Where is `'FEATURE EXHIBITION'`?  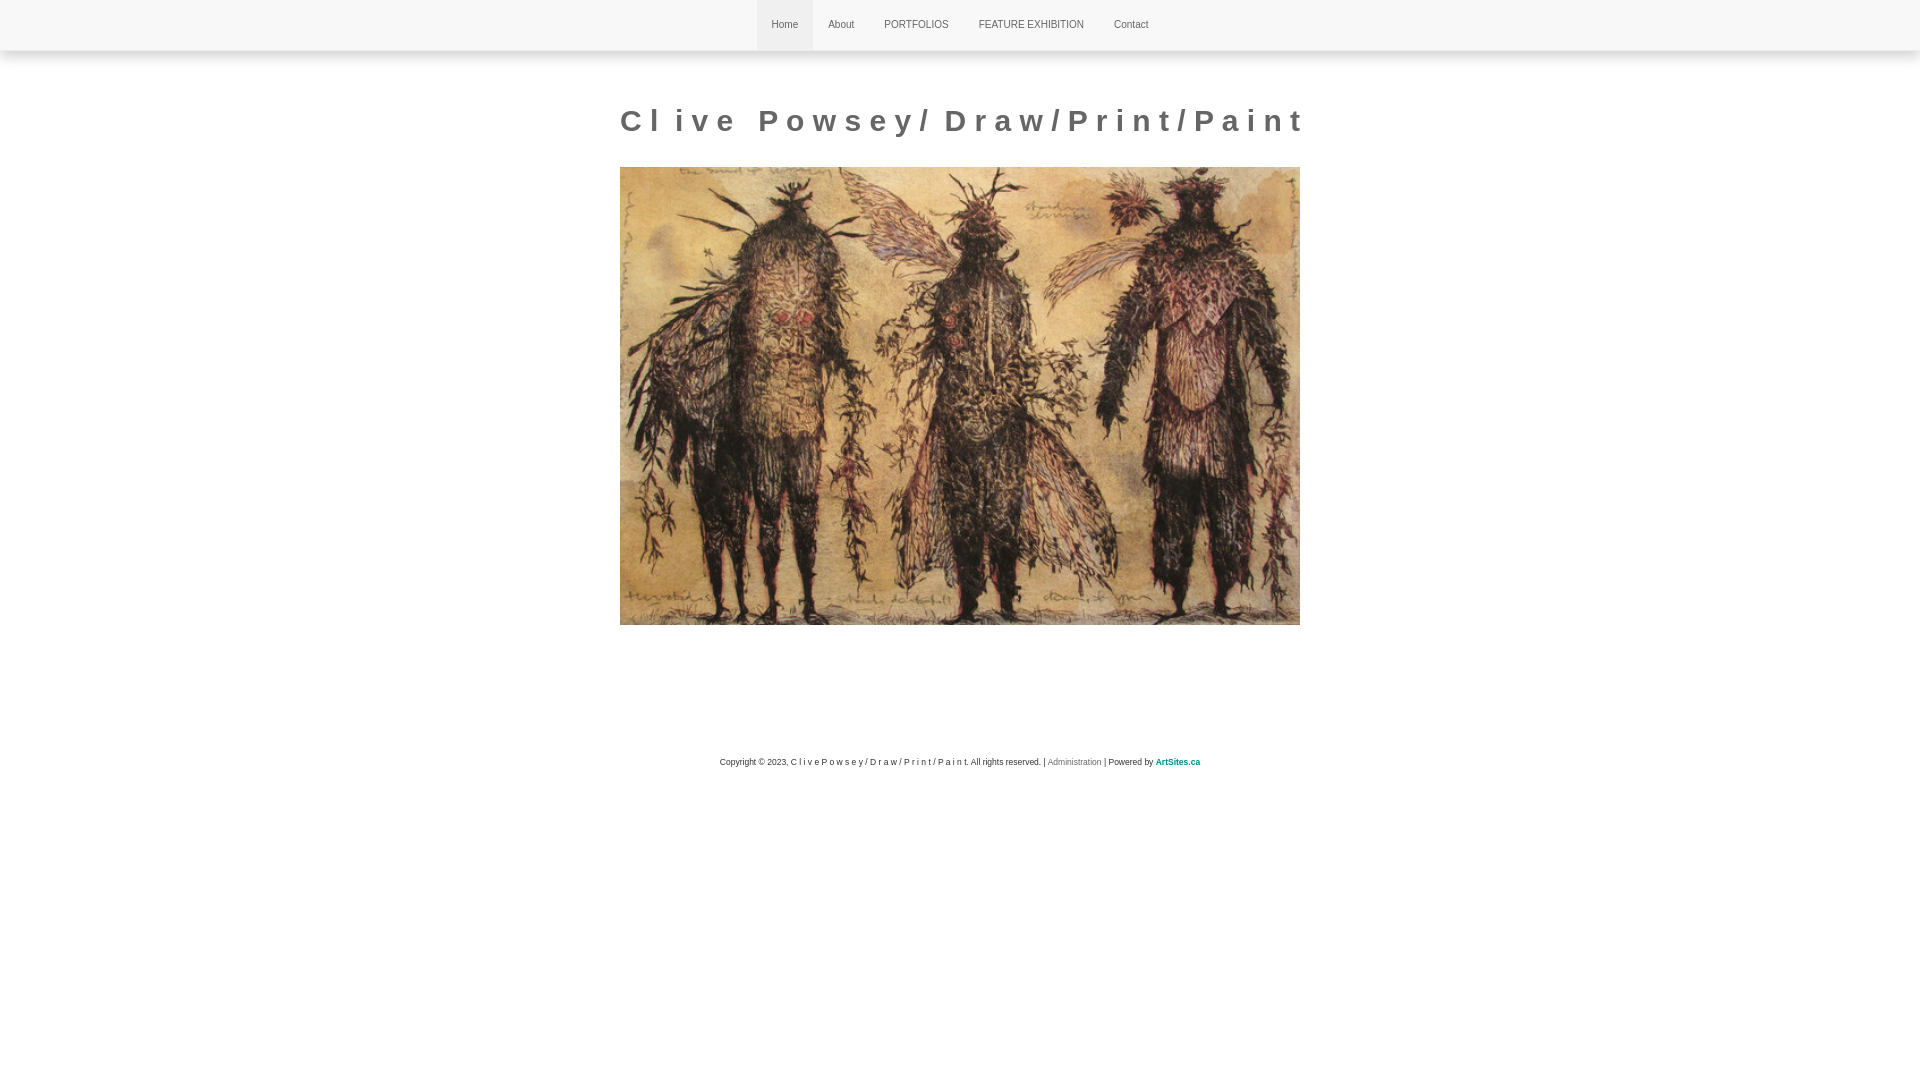 'FEATURE EXHIBITION' is located at coordinates (1031, 24).